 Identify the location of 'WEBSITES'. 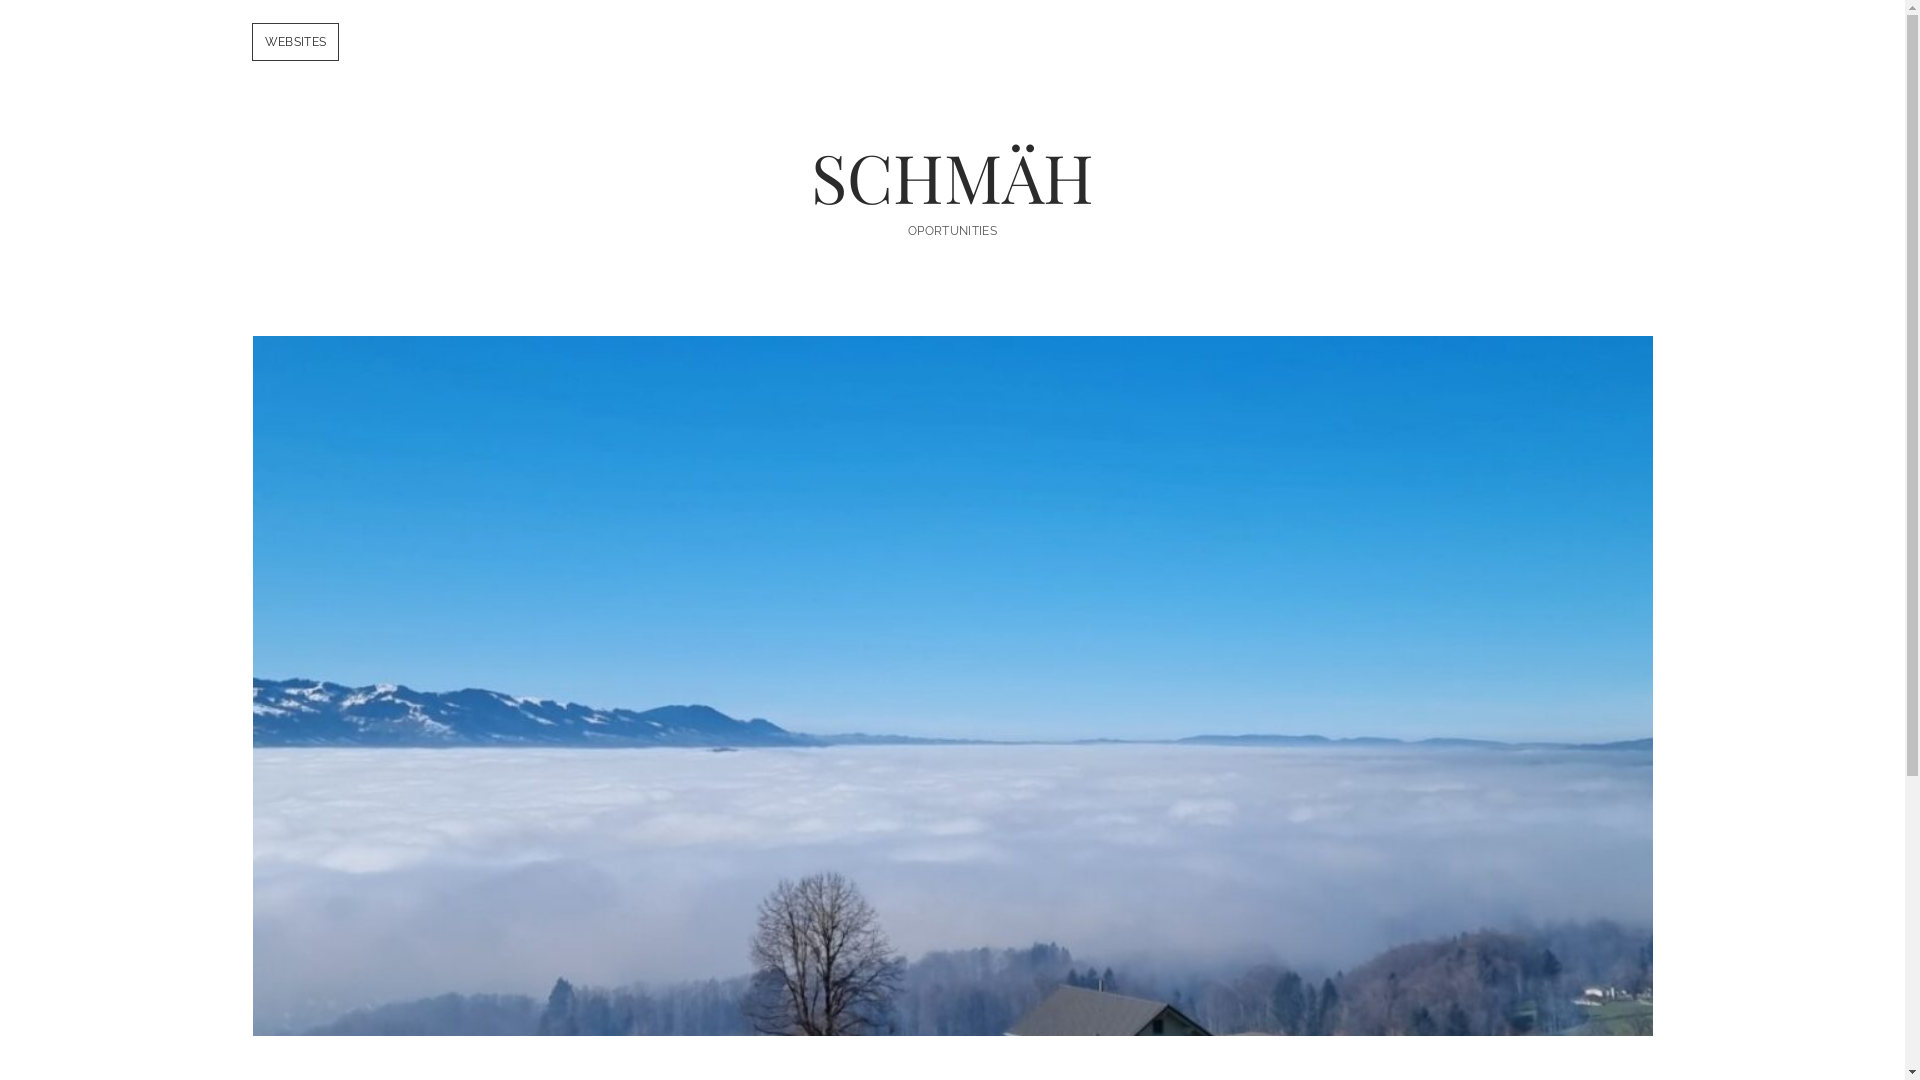
(293, 42).